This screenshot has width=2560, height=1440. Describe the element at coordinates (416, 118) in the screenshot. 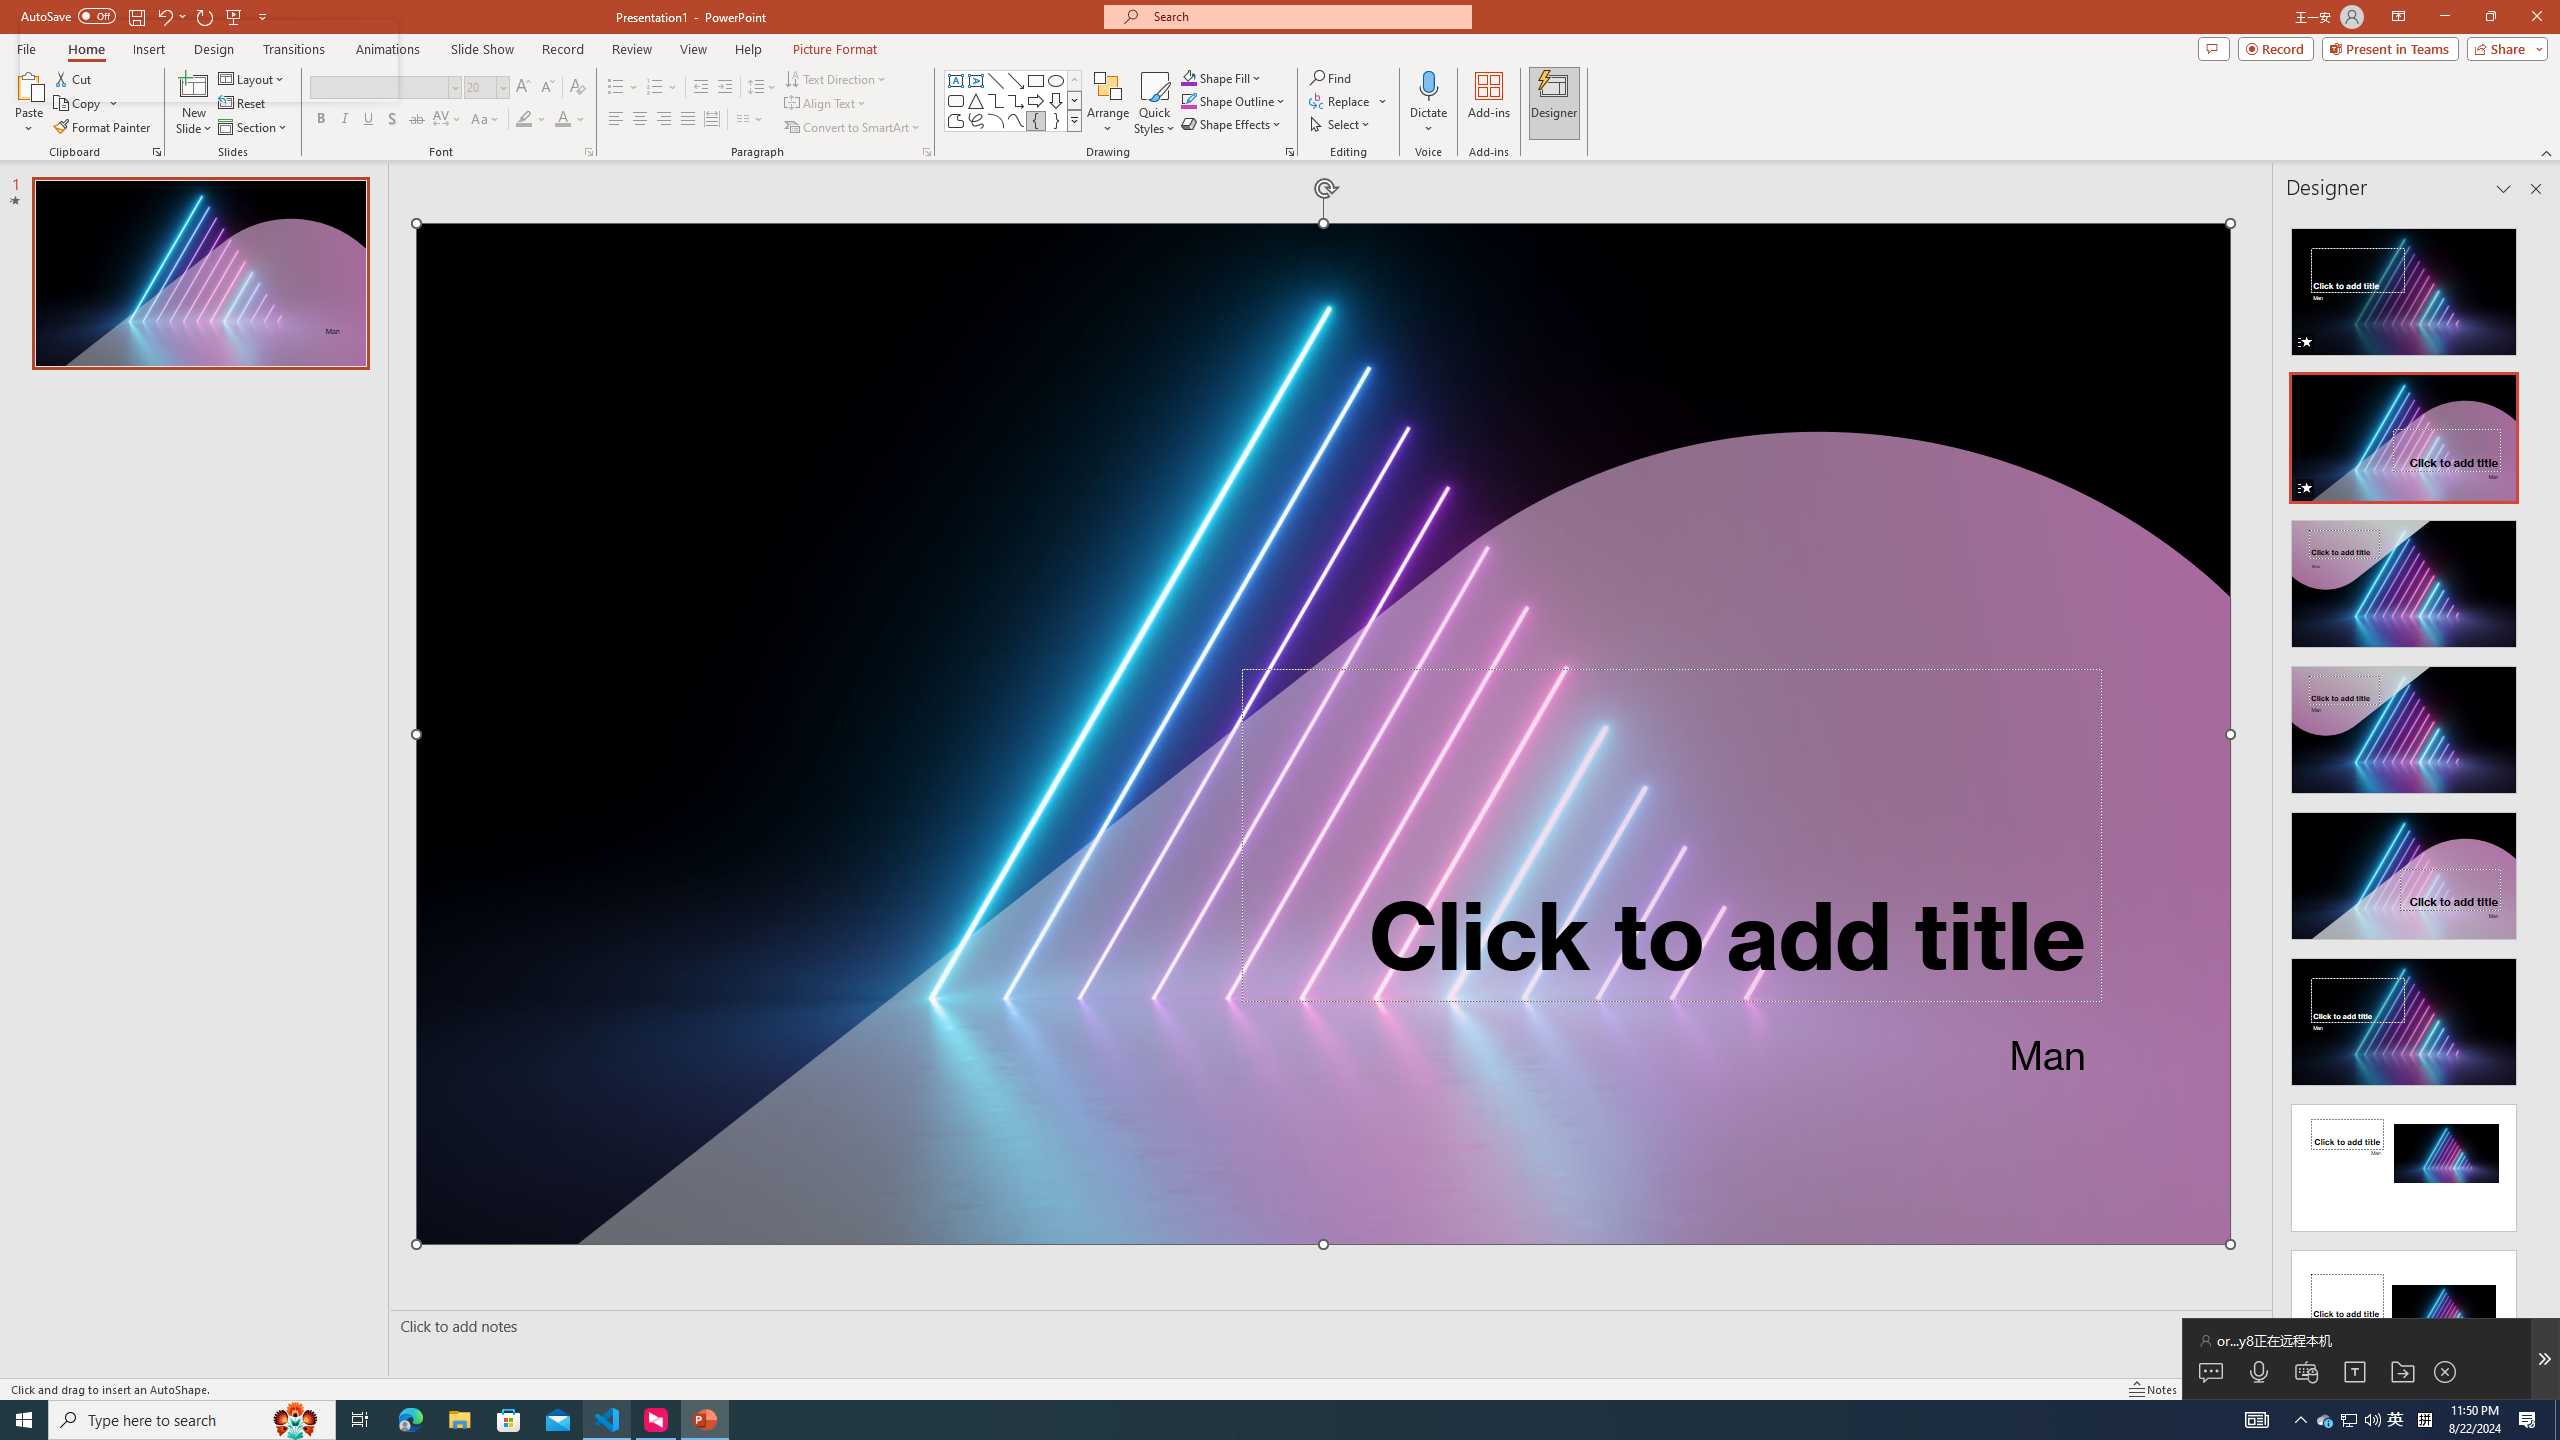

I see `'Strikethrough'` at that location.